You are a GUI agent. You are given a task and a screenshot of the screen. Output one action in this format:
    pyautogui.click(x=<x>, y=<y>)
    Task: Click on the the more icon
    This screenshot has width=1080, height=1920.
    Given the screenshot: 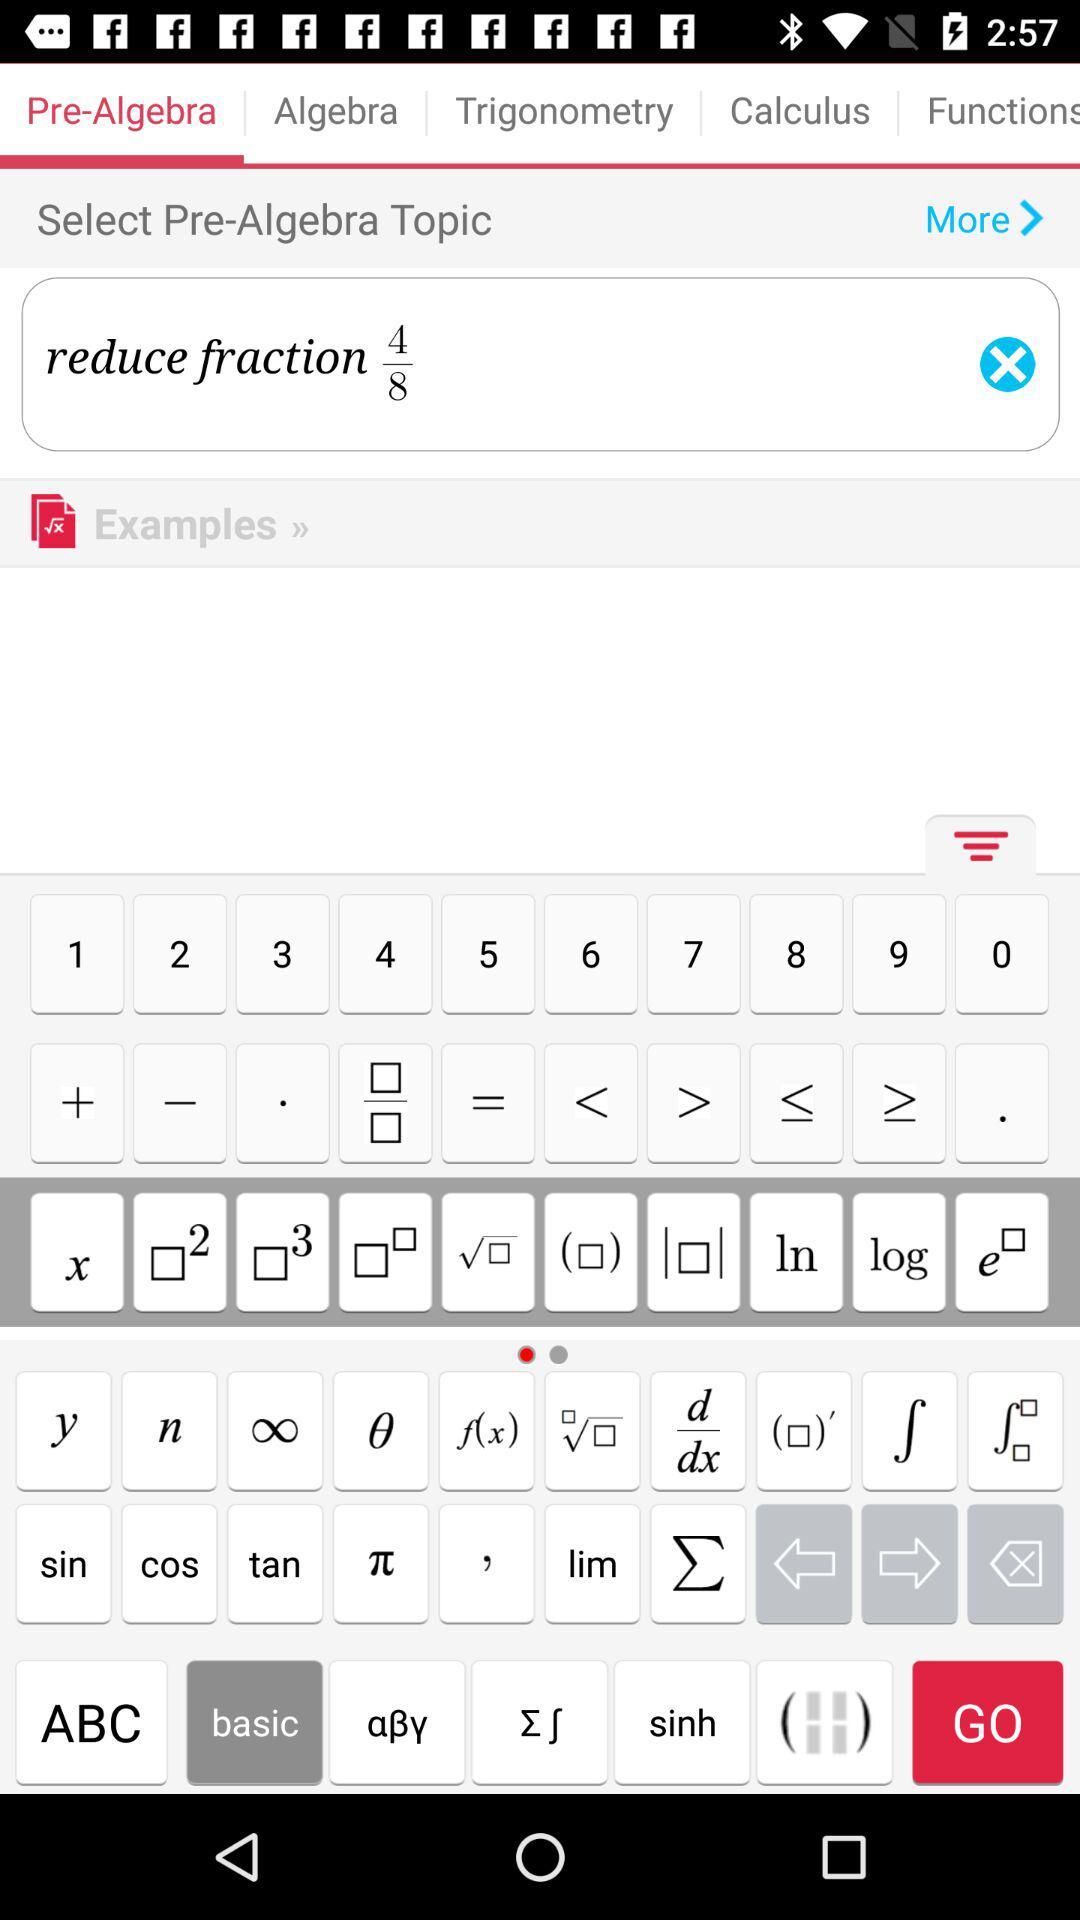 What is the action you would take?
    pyautogui.click(x=974, y=853)
    